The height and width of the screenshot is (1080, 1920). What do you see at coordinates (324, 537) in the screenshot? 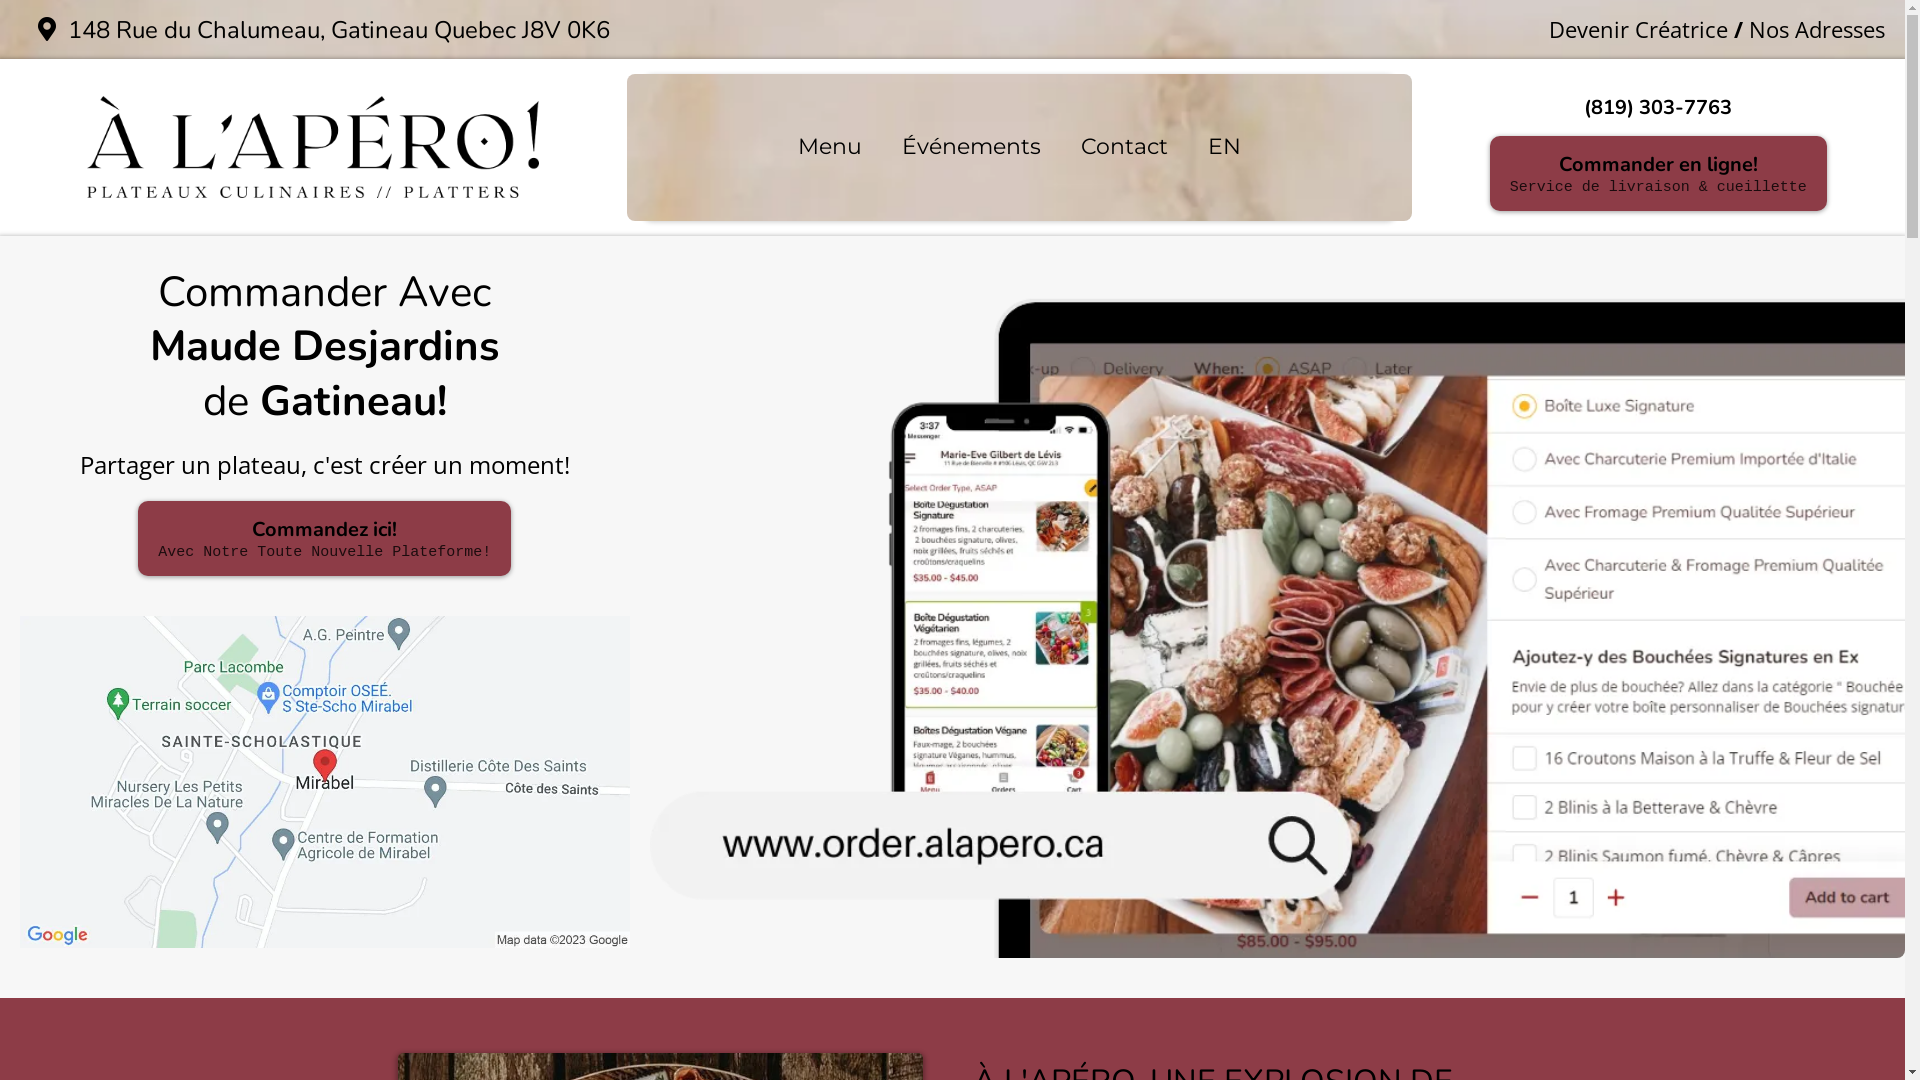
I see `'Commandez ici!` at bounding box center [324, 537].